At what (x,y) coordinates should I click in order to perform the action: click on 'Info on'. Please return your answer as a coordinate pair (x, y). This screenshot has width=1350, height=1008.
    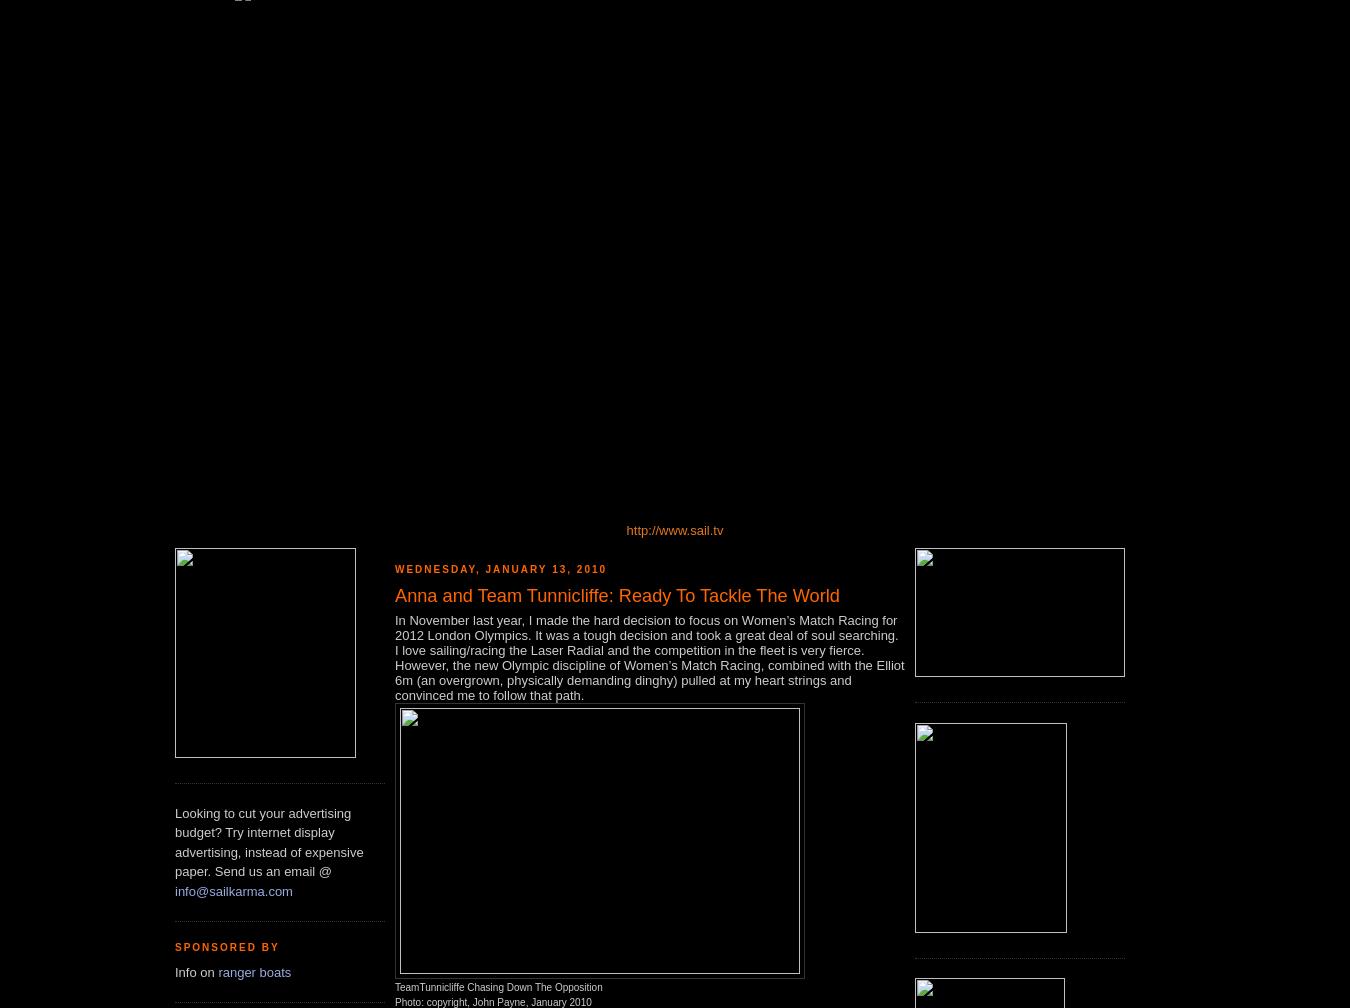
    Looking at the image, I should click on (196, 971).